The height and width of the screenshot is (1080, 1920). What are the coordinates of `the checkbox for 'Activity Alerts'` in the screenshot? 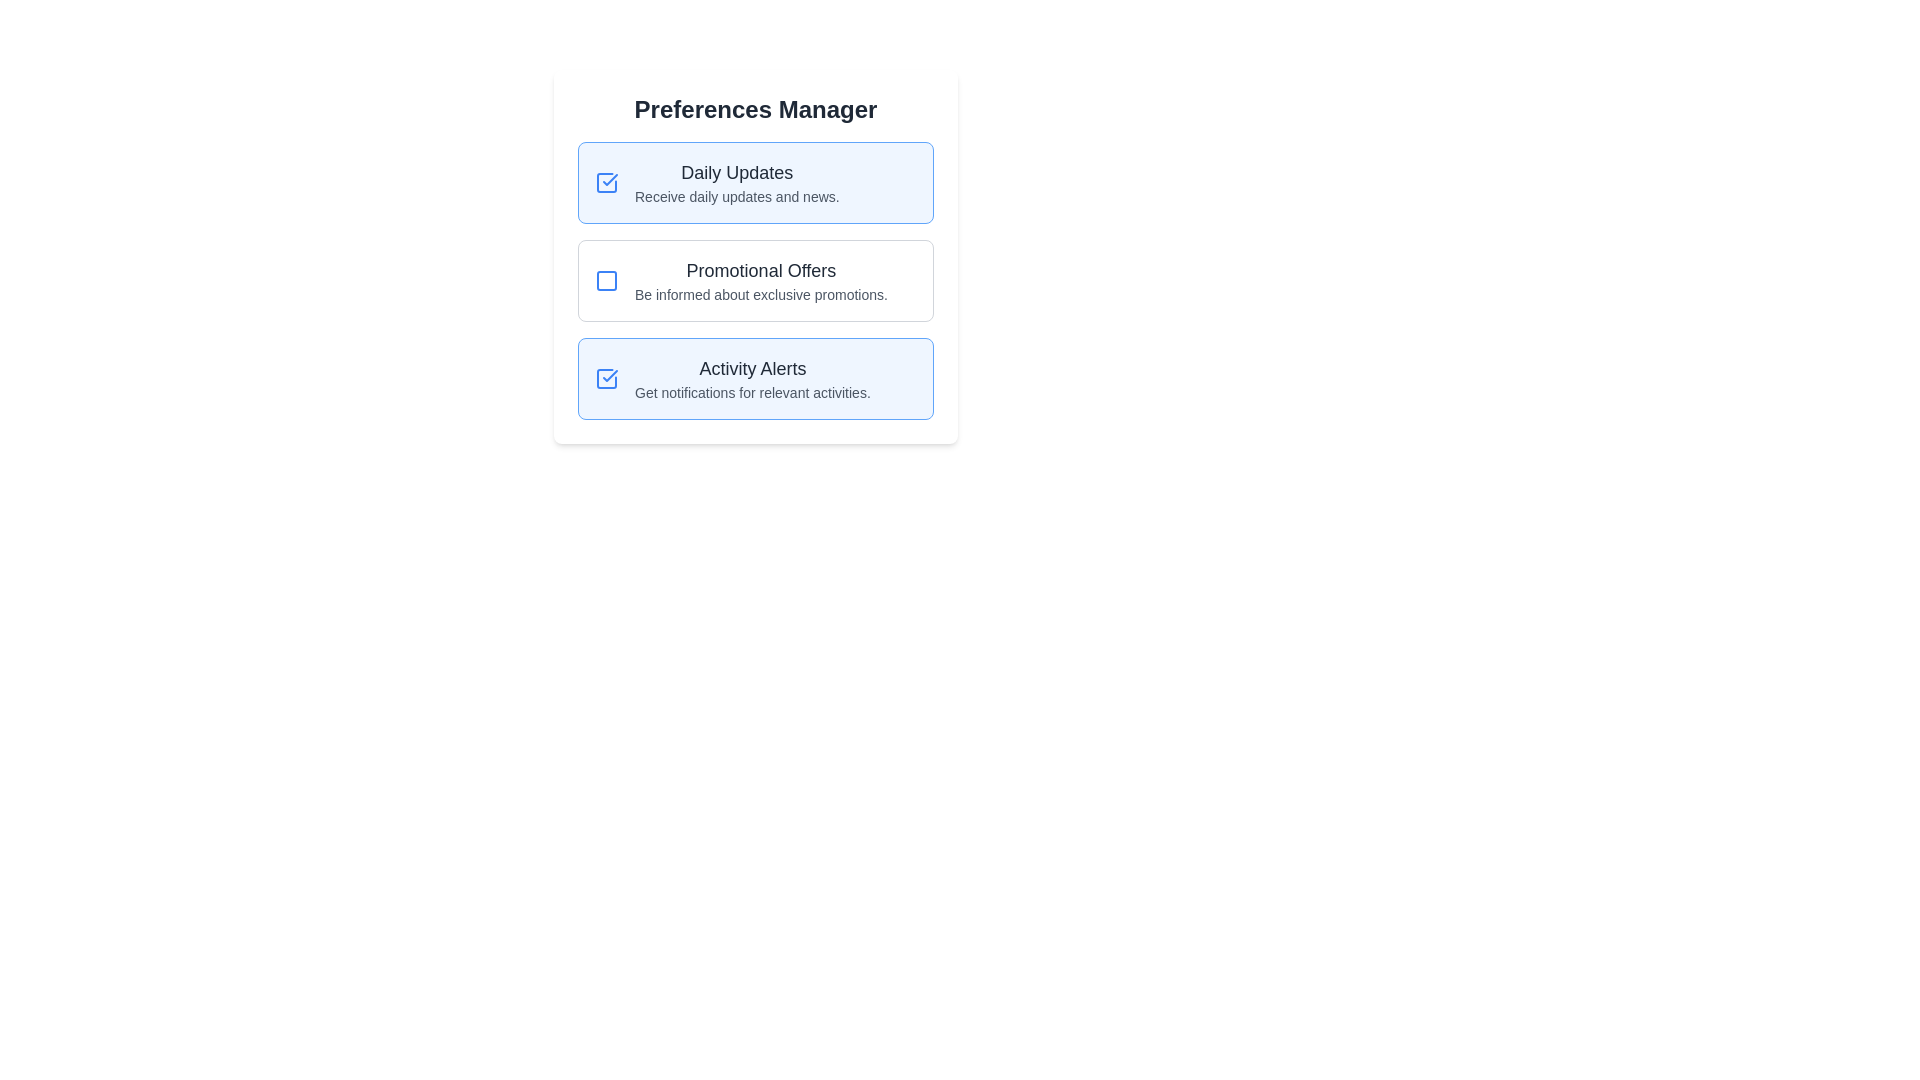 It's located at (605, 378).